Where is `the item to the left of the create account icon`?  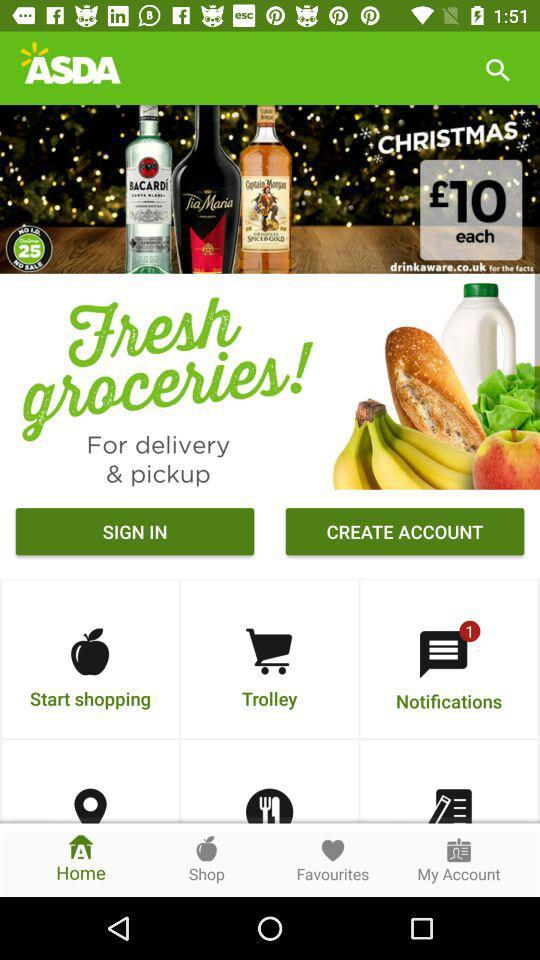 the item to the left of the create account icon is located at coordinates (135, 533).